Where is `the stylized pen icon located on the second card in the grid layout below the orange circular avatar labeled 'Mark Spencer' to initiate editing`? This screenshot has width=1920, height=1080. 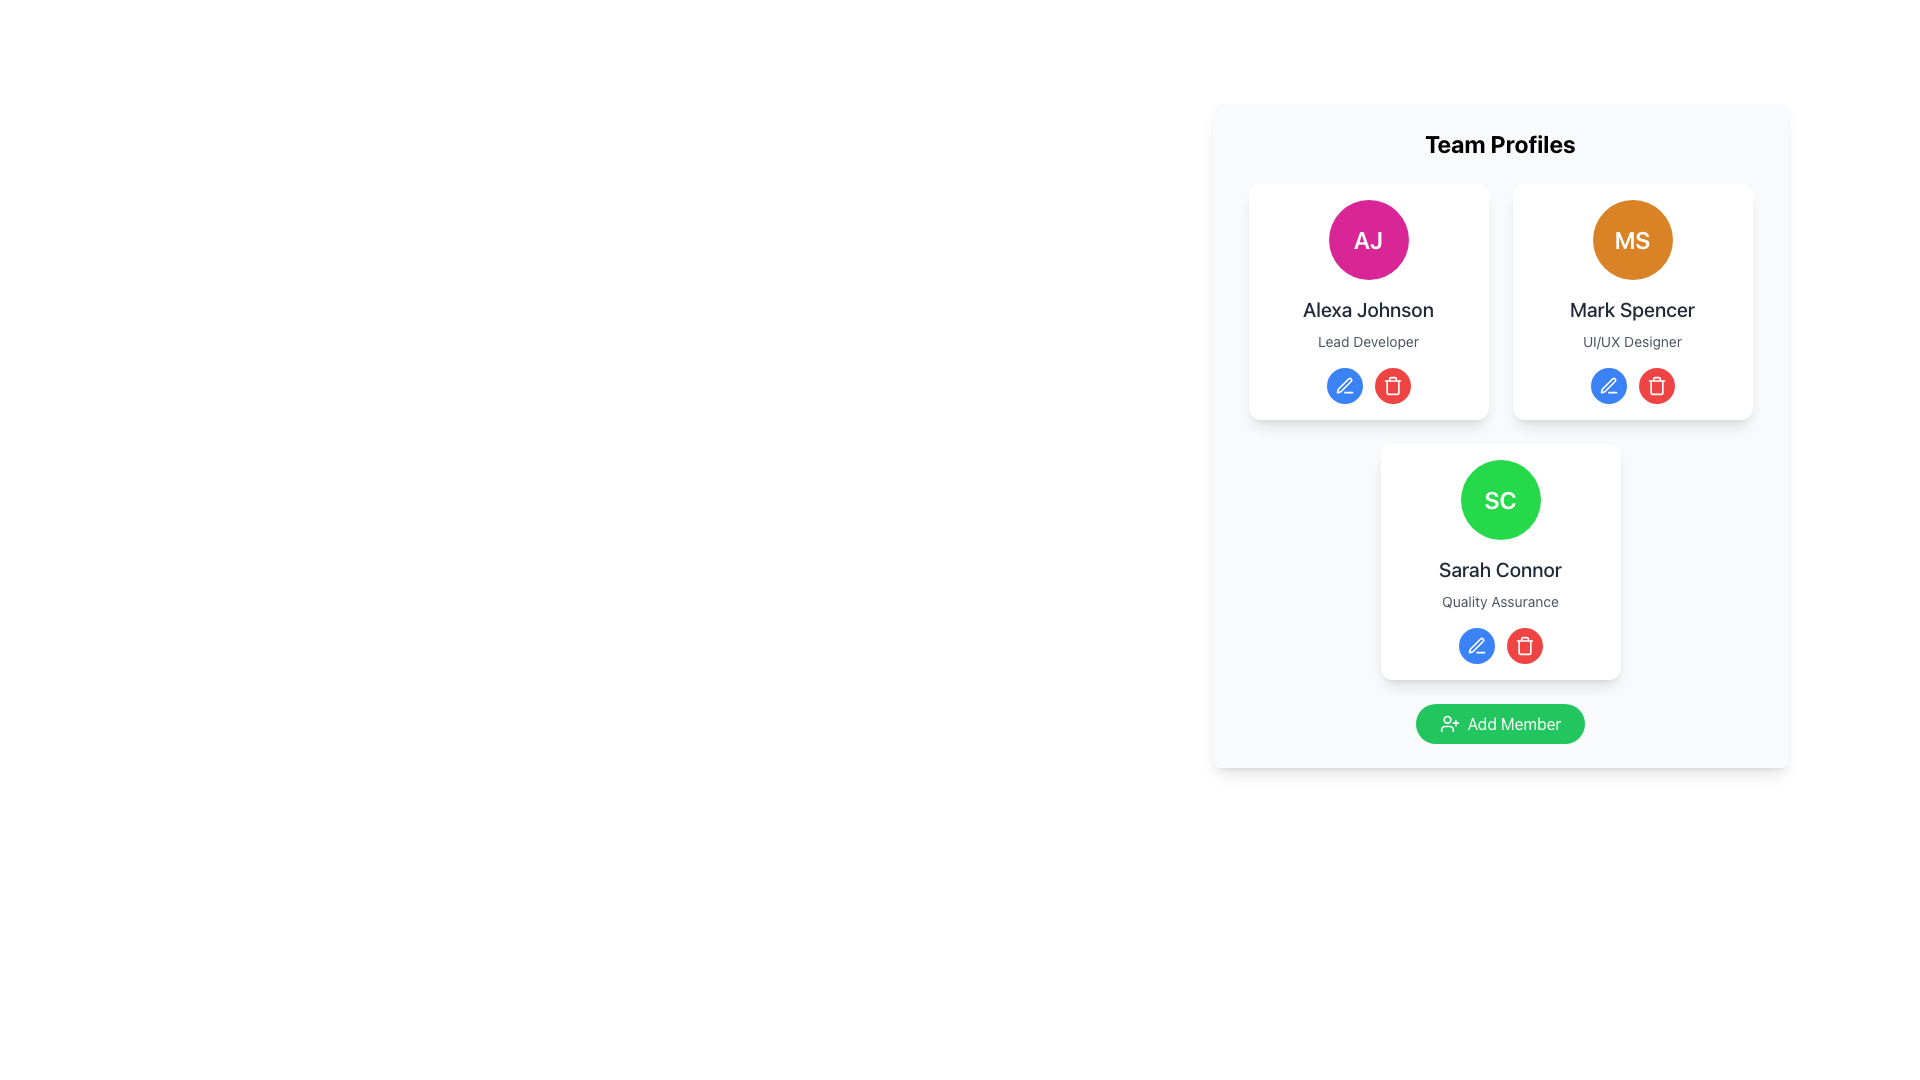
the stylized pen icon located on the second card in the grid layout below the orange circular avatar labeled 'Mark Spencer' to initiate editing is located at coordinates (1608, 385).